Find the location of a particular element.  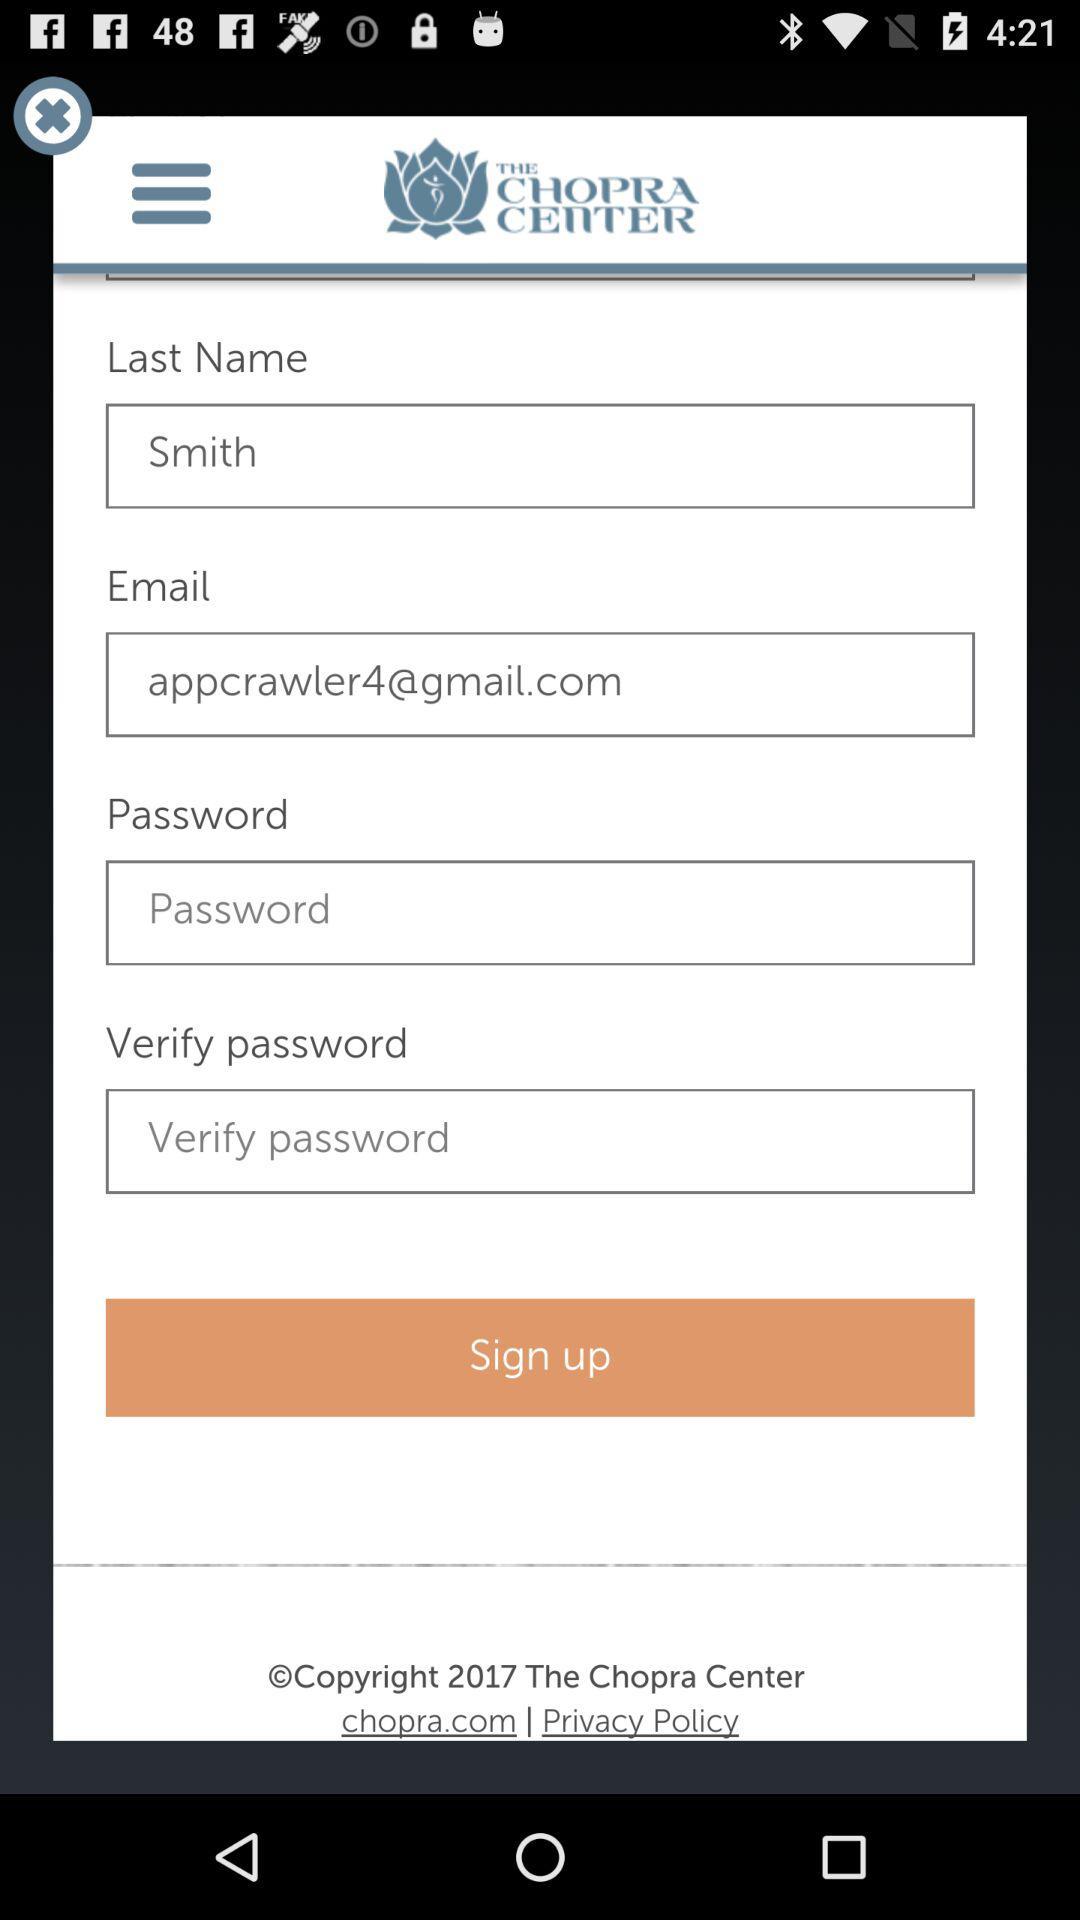

x icon is located at coordinates (51, 114).